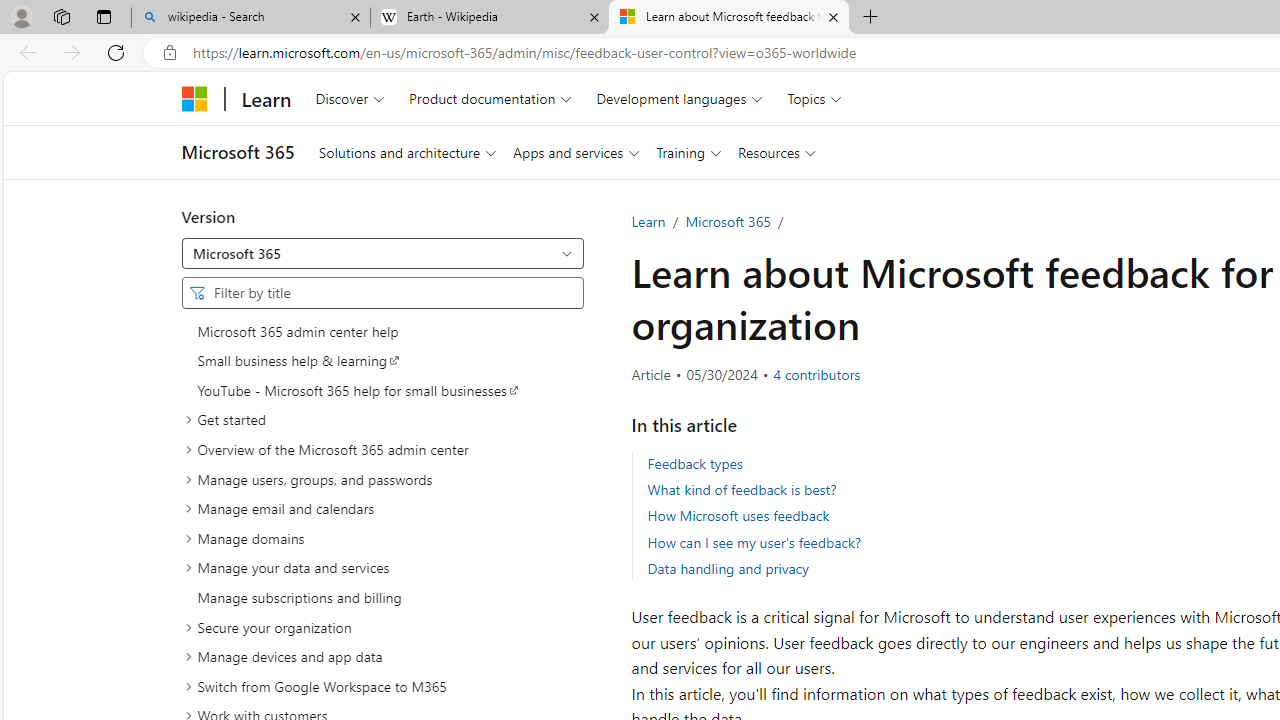 The image size is (1280, 720). What do you see at coordinates (18, 86) in the screenshot?
I see `'Skip to main content'` at bounding box center [18, 86].